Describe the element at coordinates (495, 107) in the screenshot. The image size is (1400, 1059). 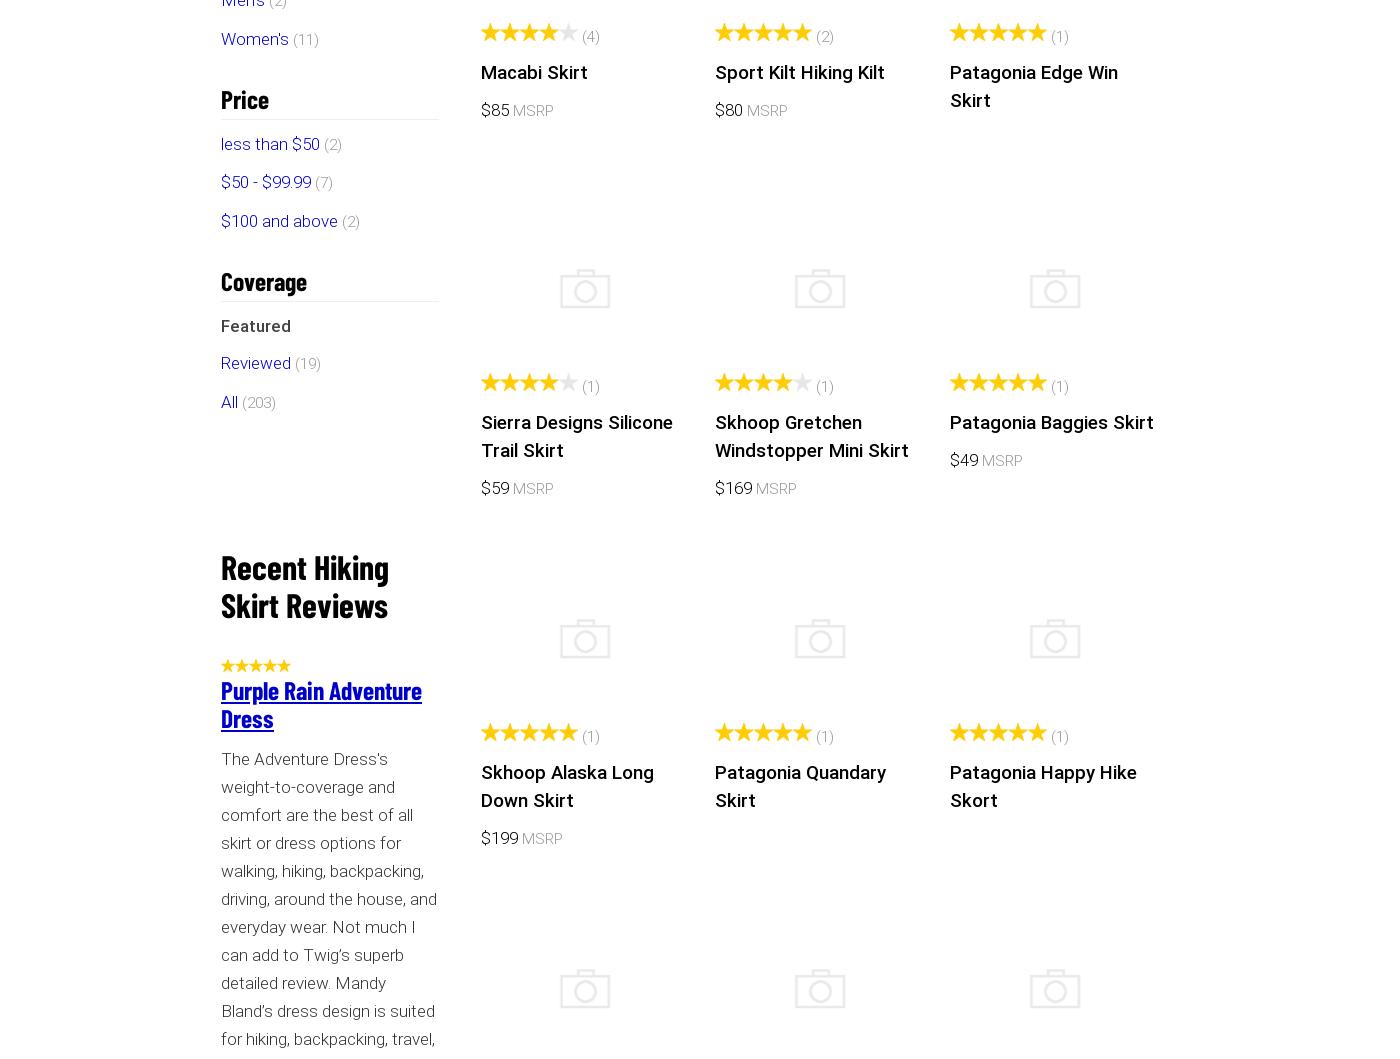
I see `'$85'` at that location.